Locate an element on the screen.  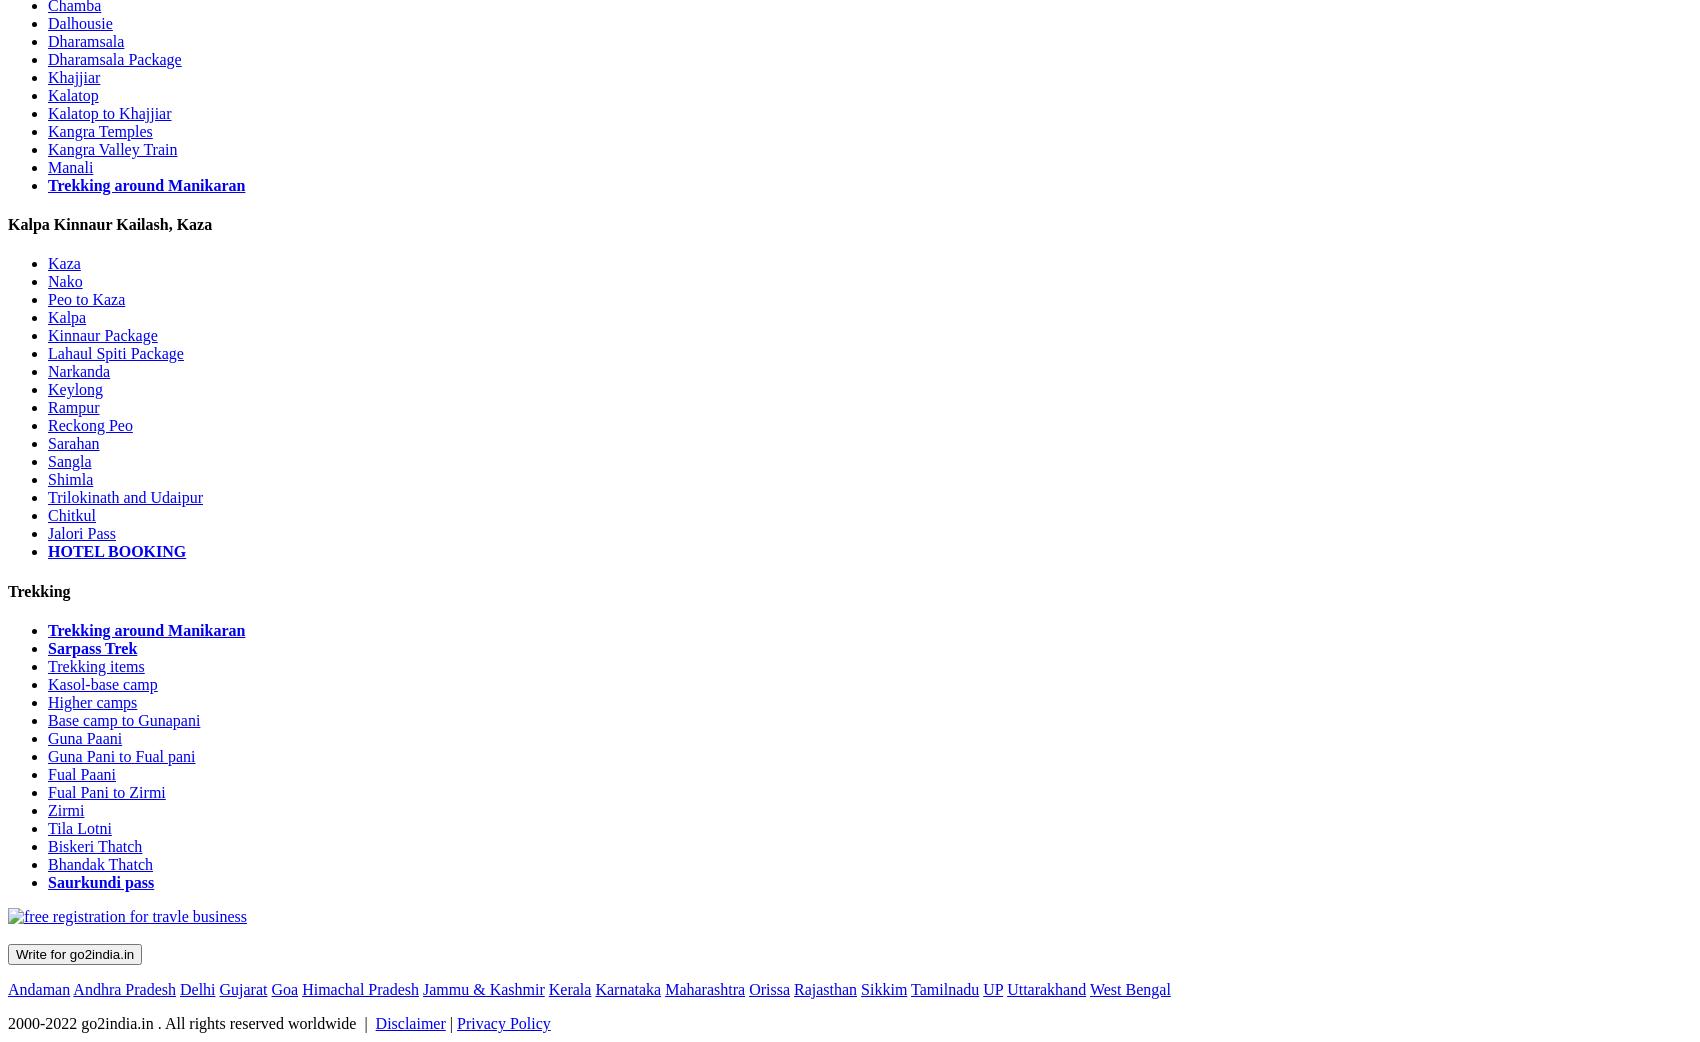
'Sikkim' is located at coordinates (884, 988).